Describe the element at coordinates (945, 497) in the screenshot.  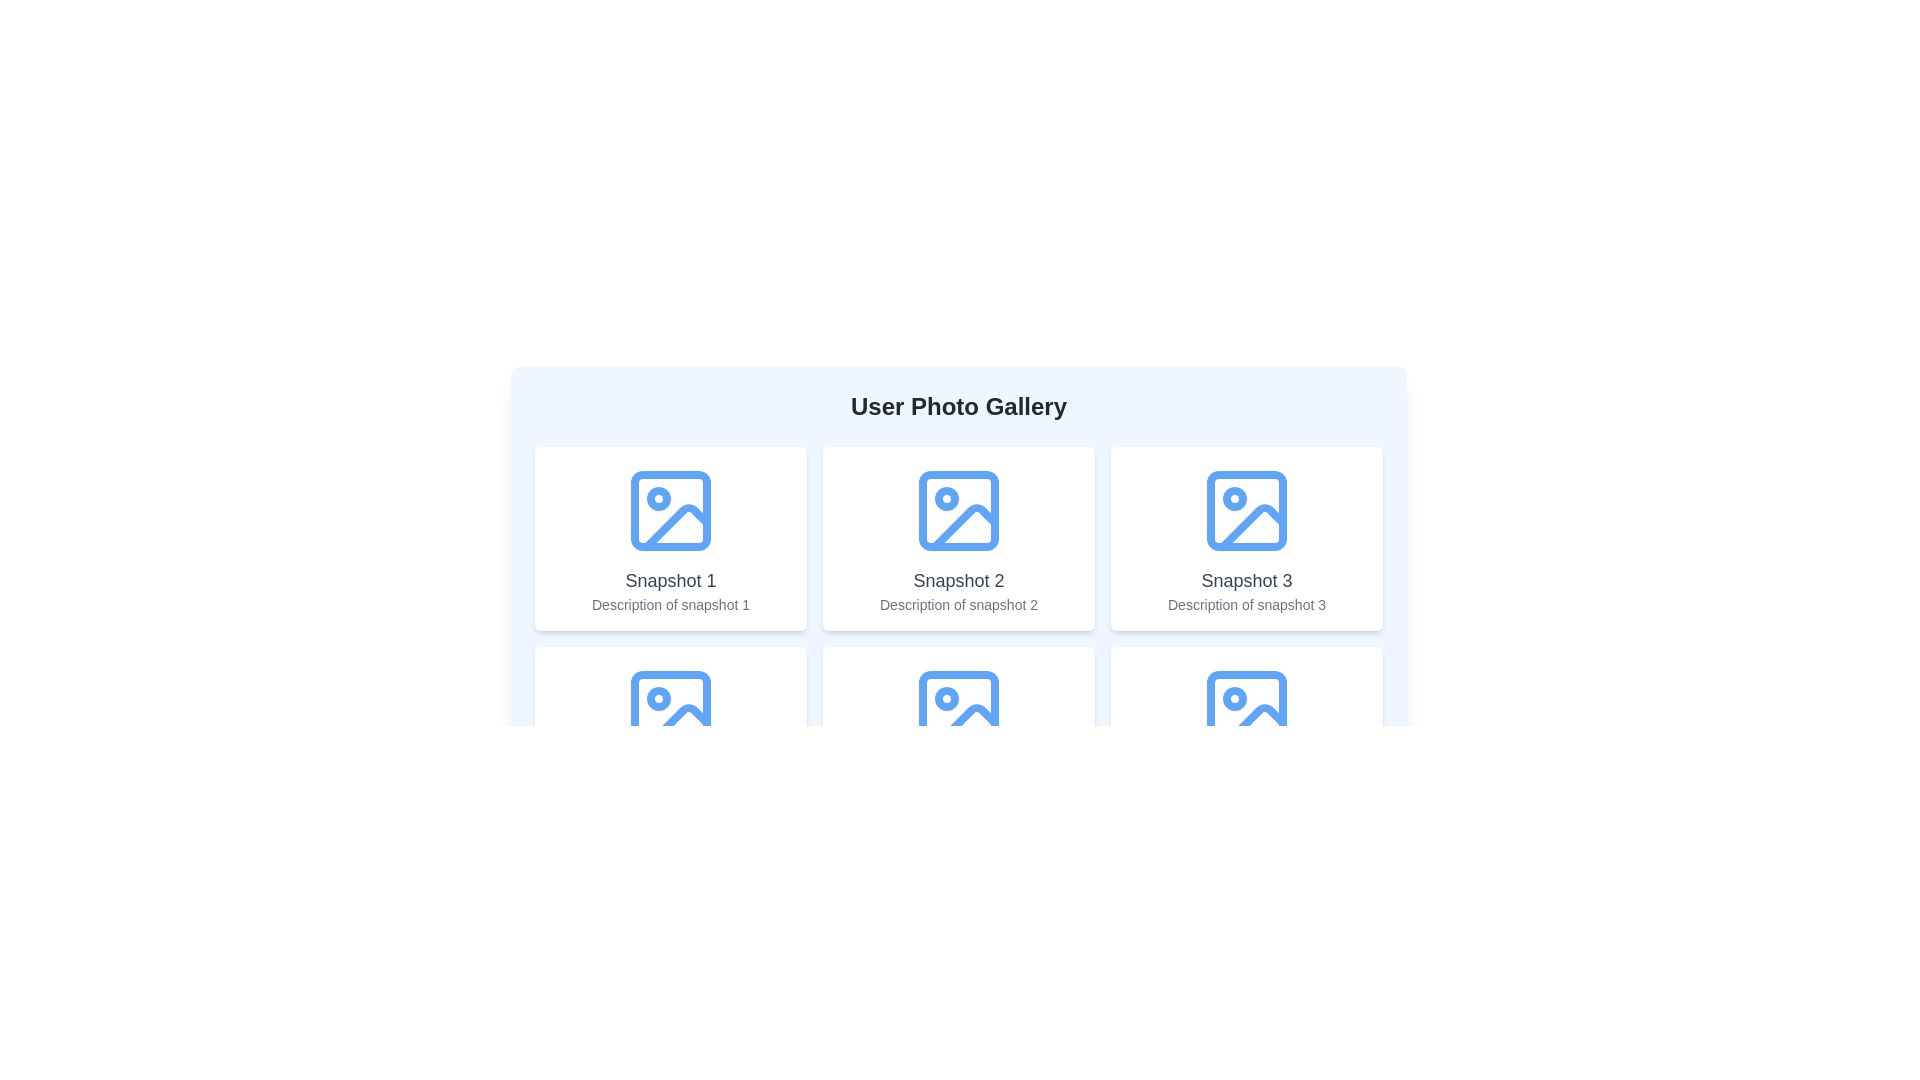
I see `the SVG Circle located at the top-left portion within the second image icon of the first row in the grid layout` at that location.